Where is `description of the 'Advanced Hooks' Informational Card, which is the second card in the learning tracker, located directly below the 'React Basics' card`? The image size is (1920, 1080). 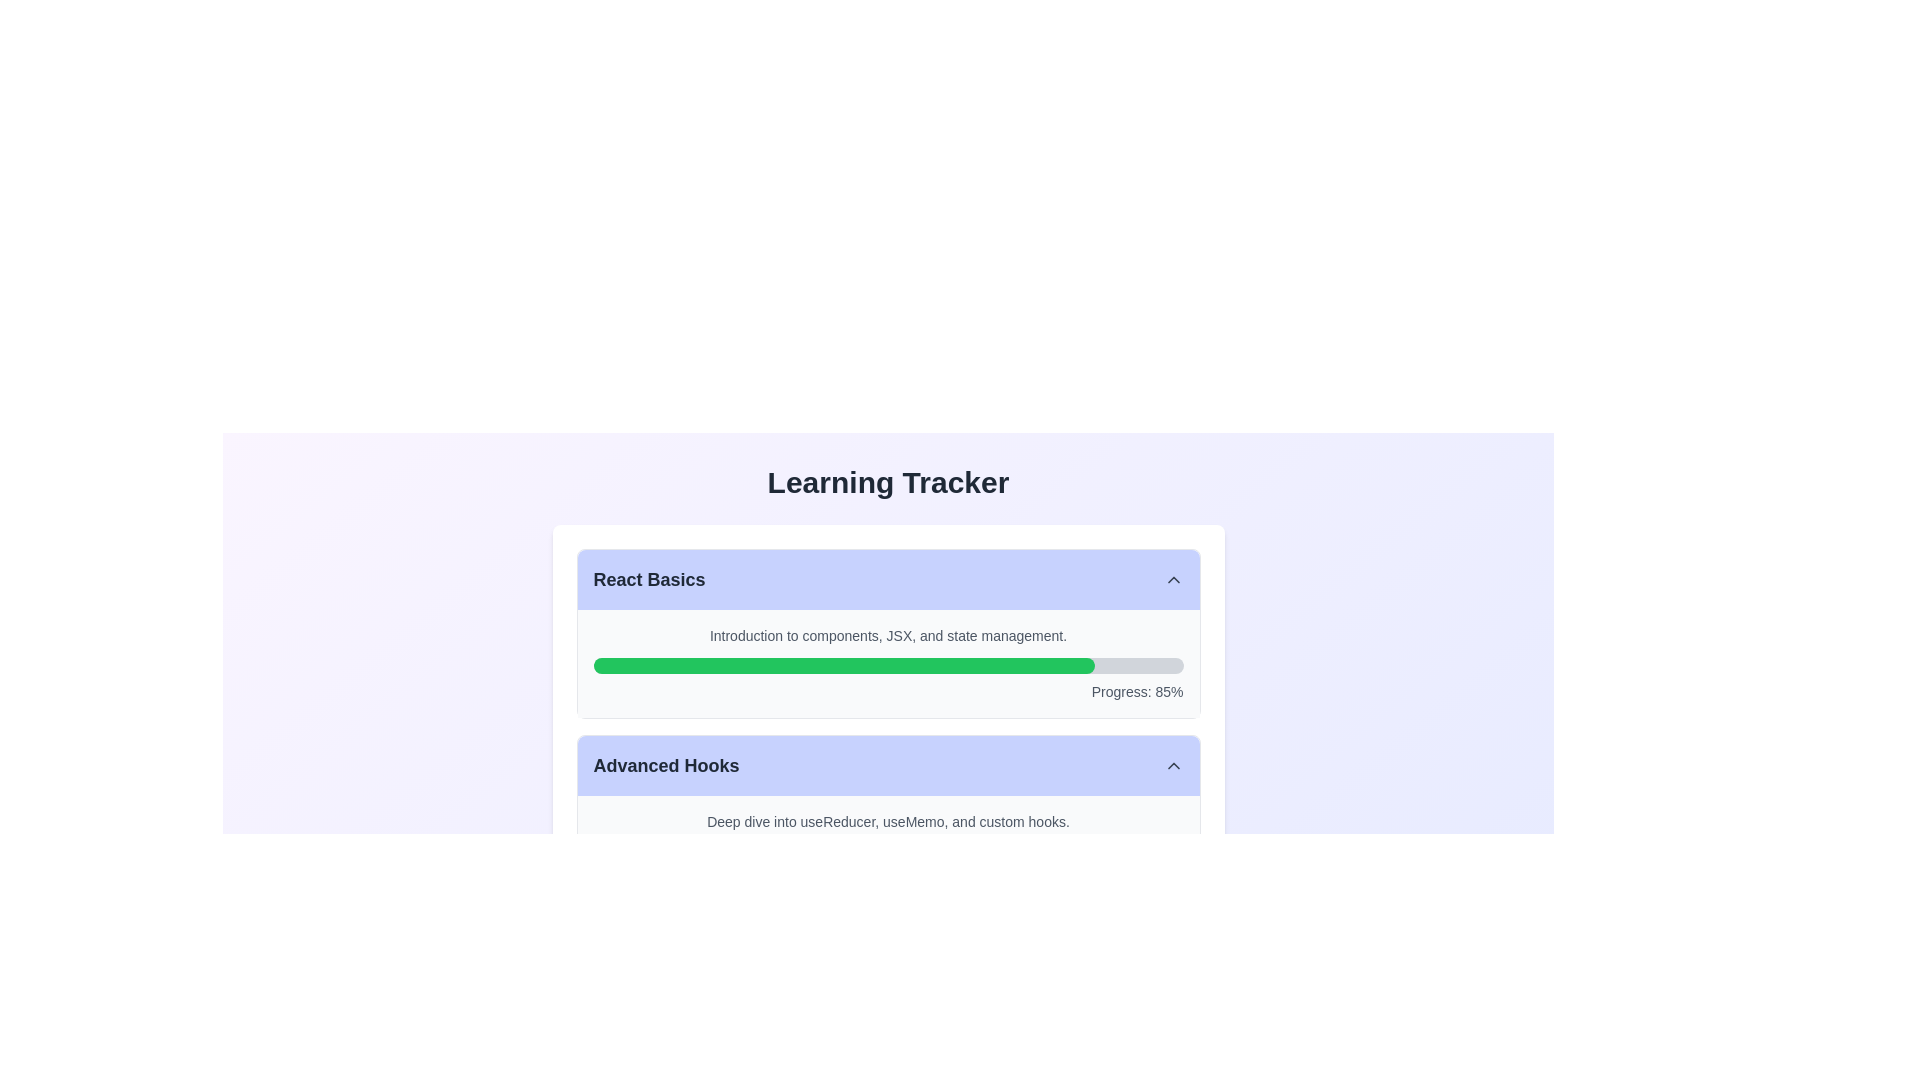 description of the 'Advanced Hooks' Informational Card, which is the second card in the learning tracker, located directly below the 'React Basics' card is located at coordinates (887, 820).